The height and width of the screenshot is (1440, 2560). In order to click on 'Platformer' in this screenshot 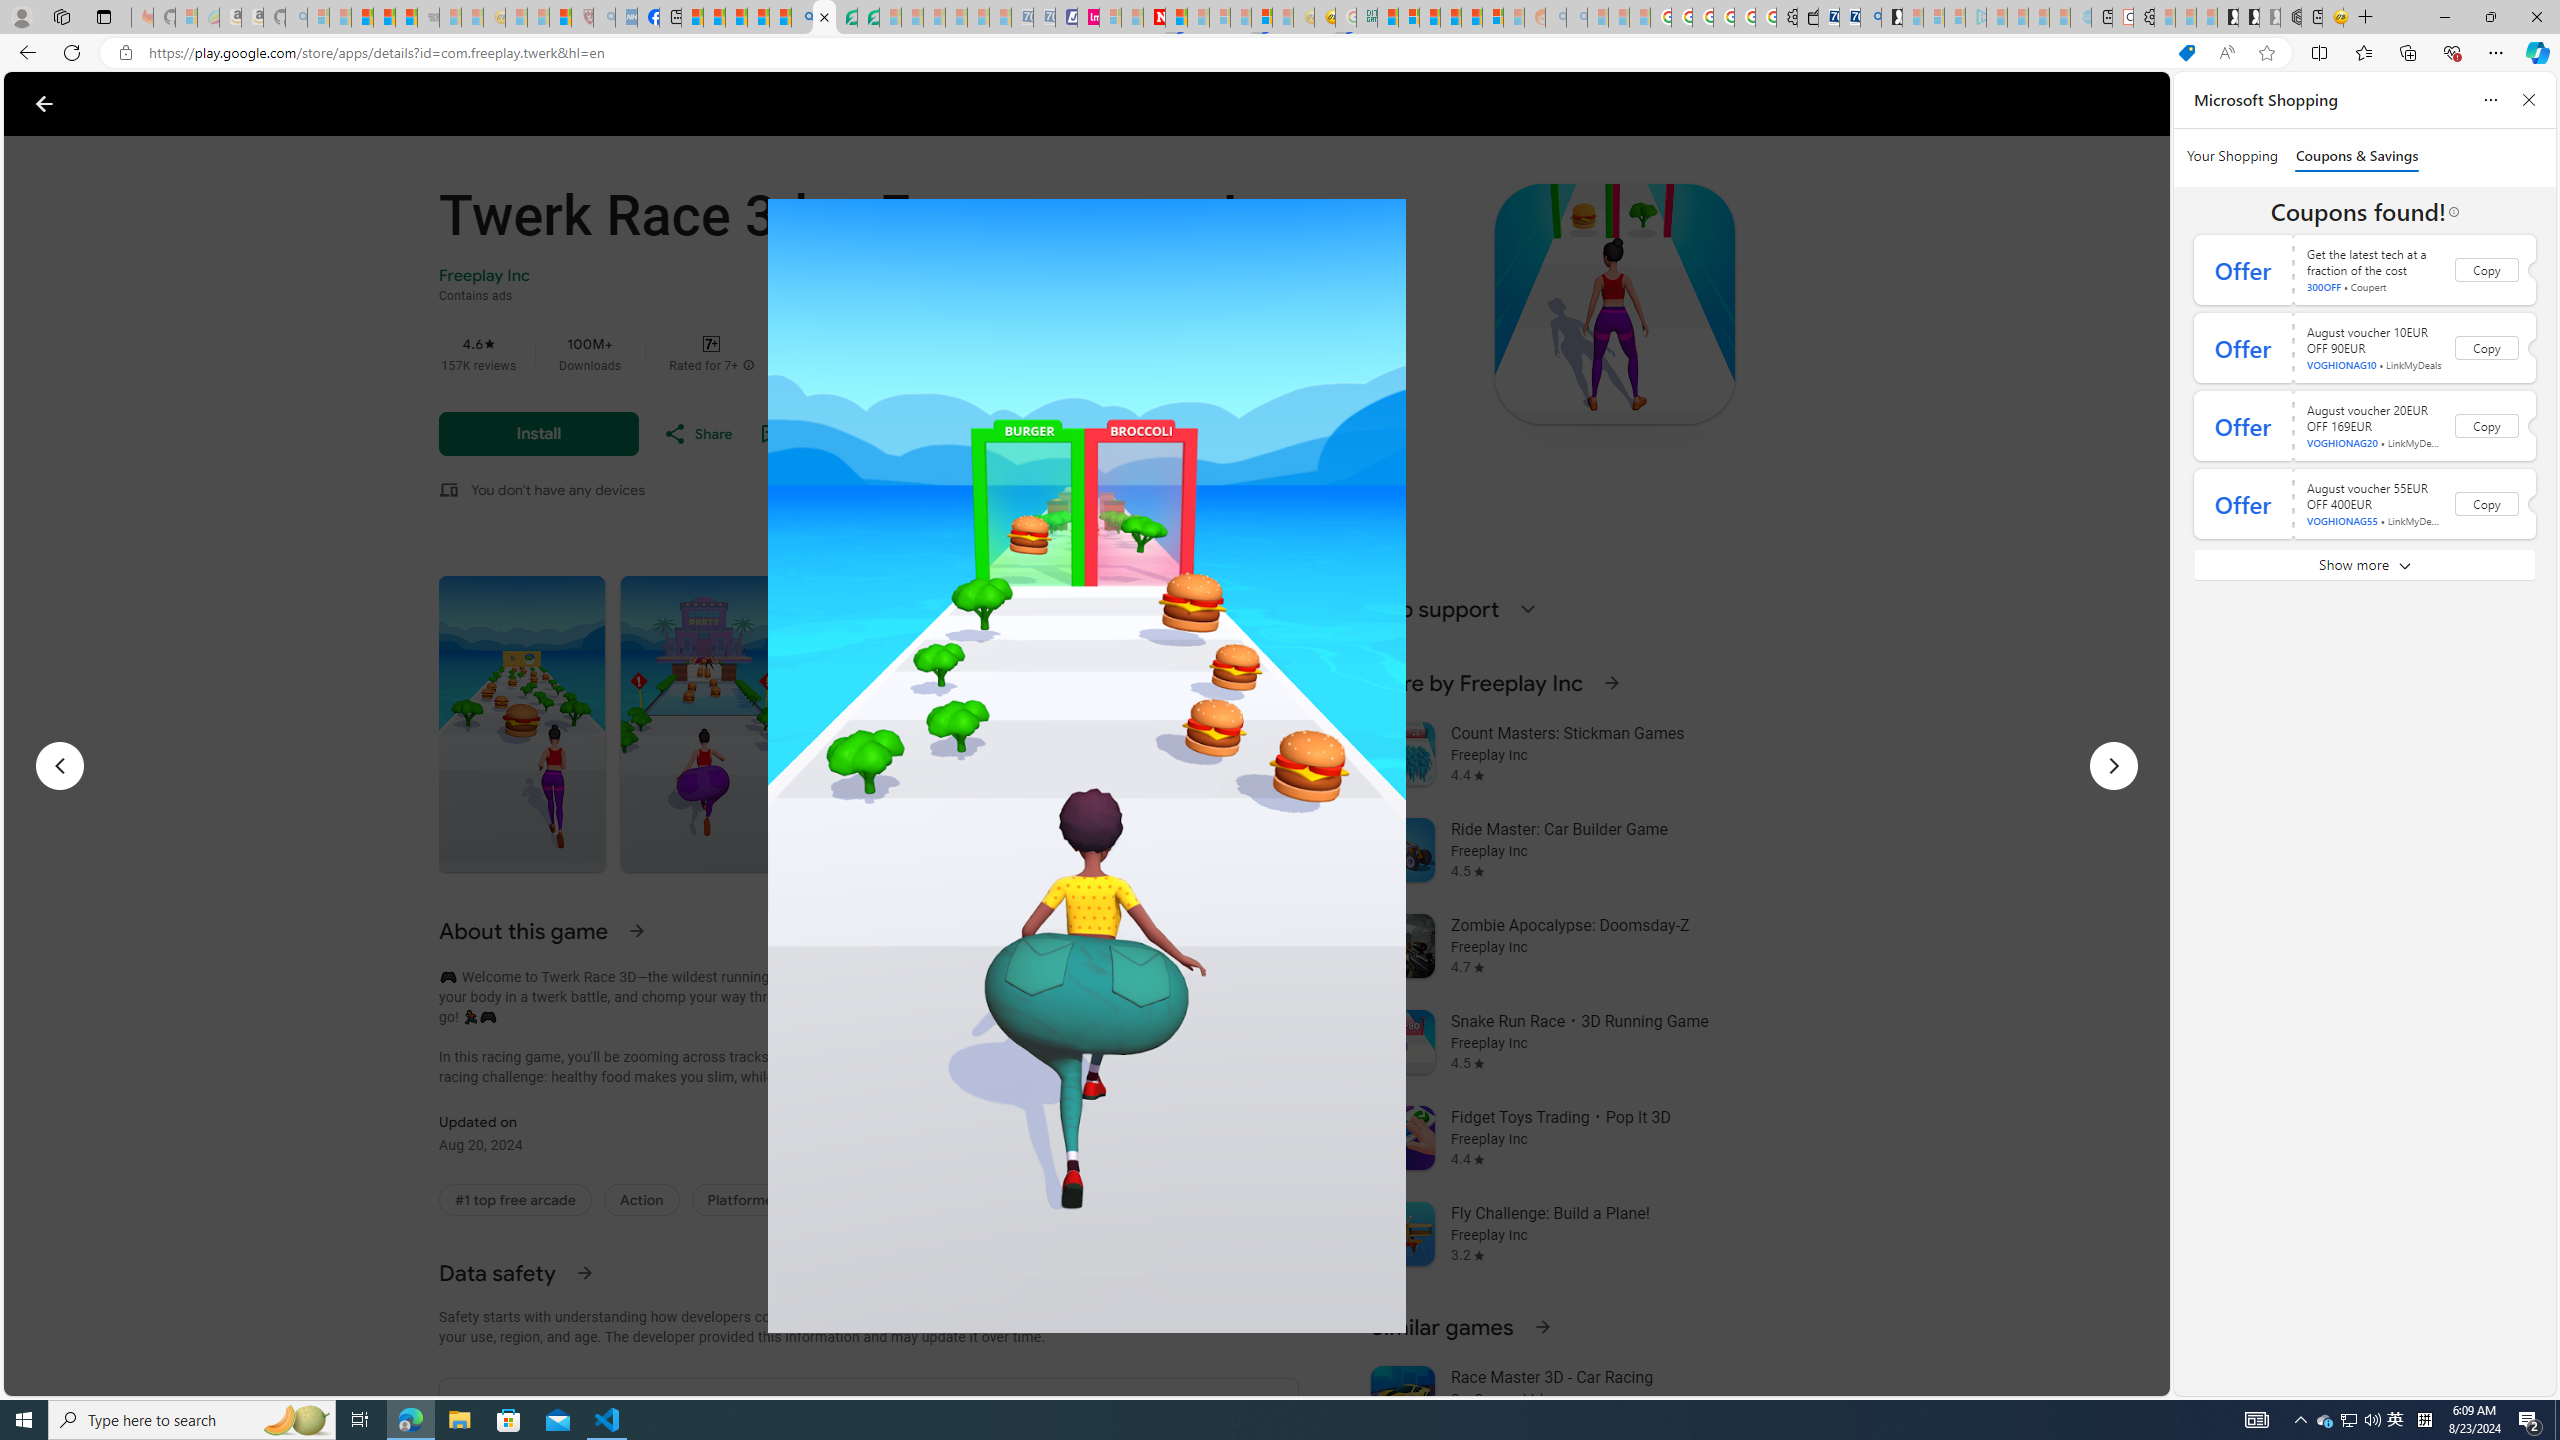, I will do `click(742, 1199)`.